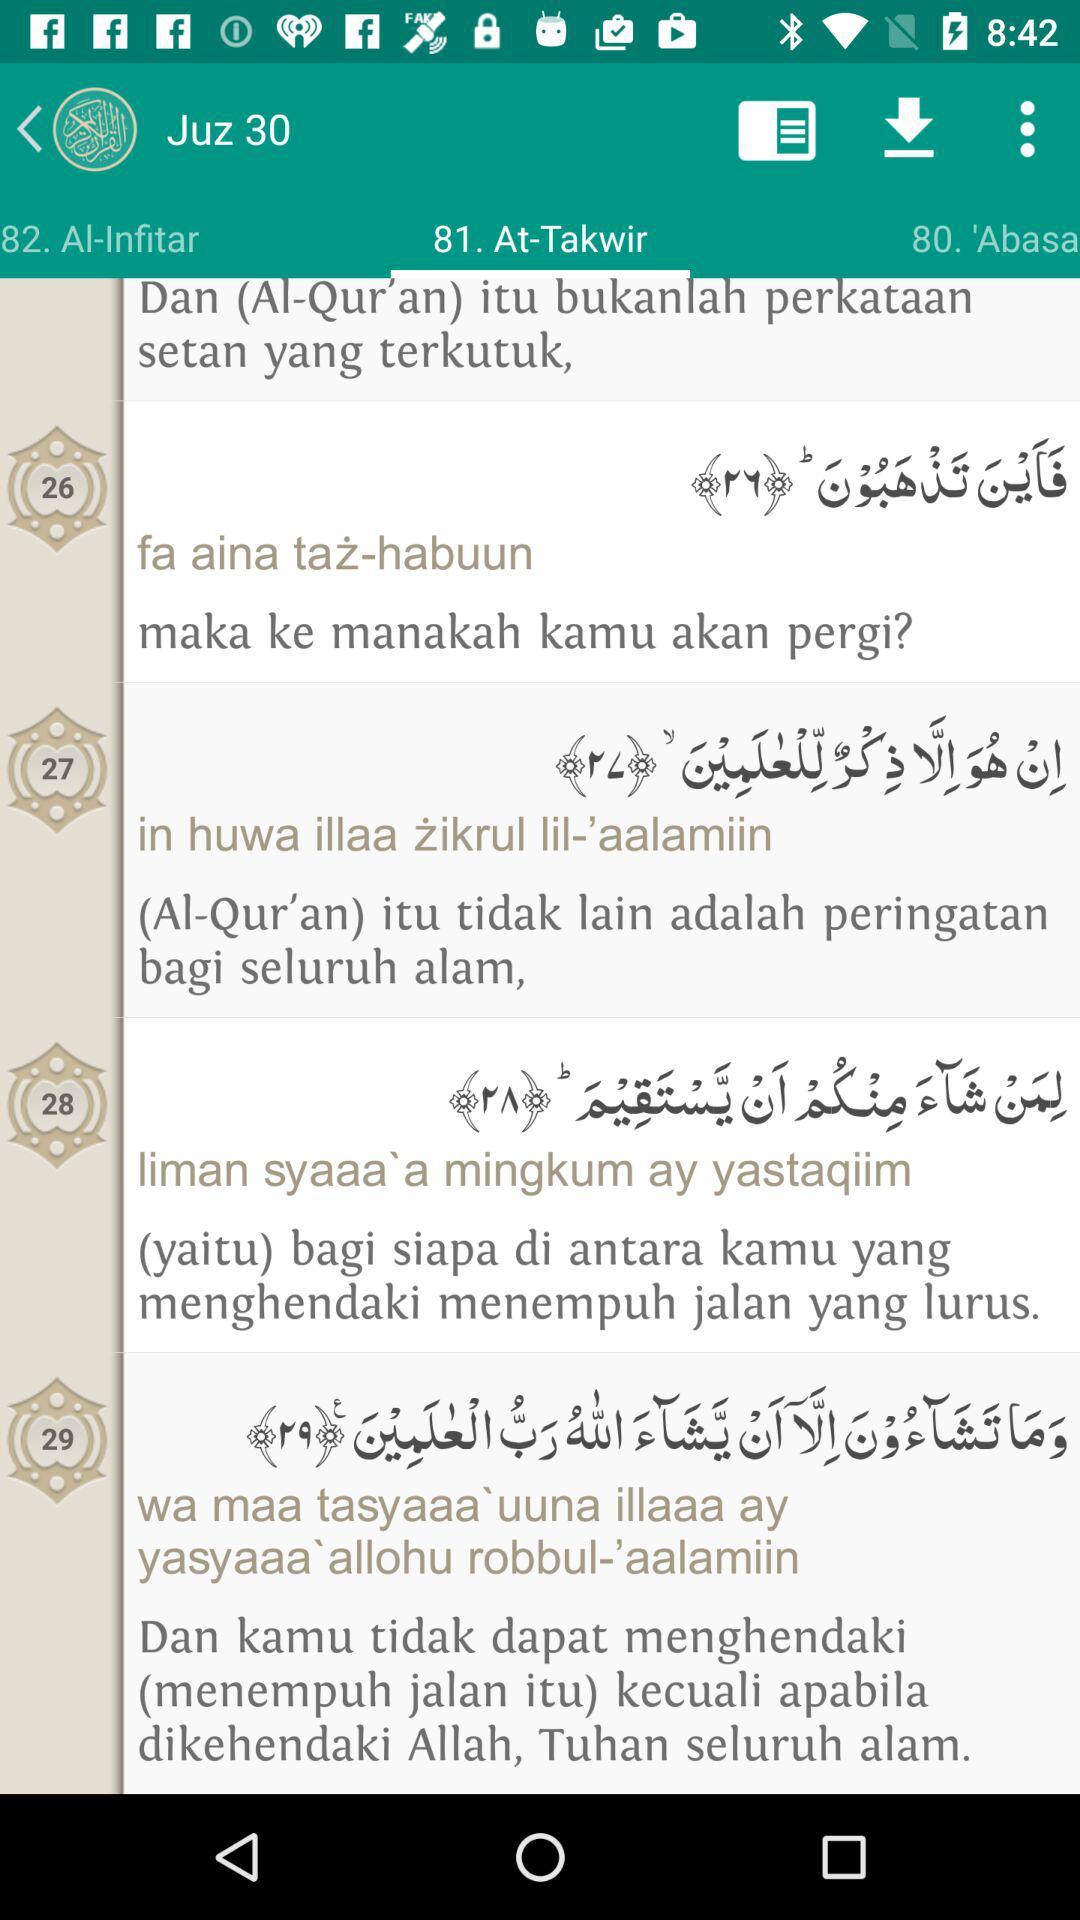 This screenshot has height=1920, width=1080. I want to click on the item above the wa maa tasaaa, so click(600, 1425).